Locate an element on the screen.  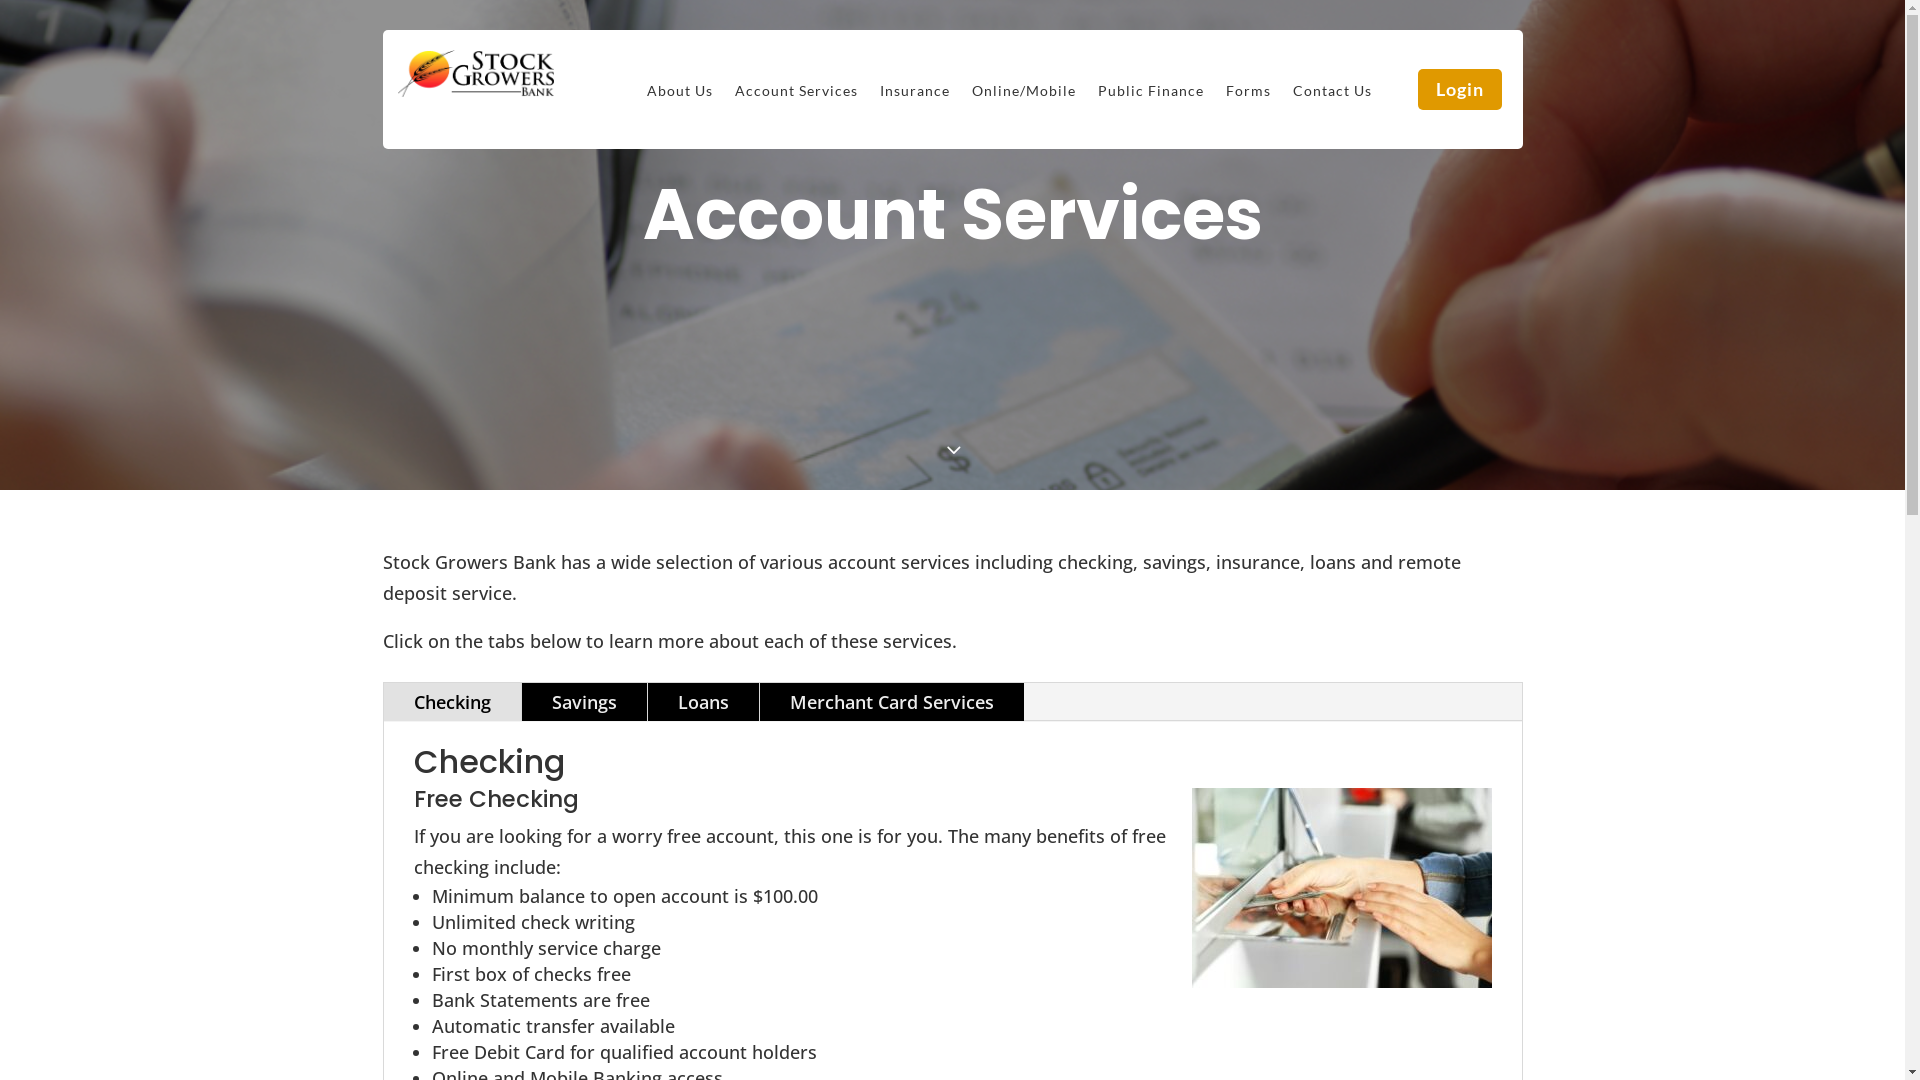
'3' is located at coordinates (950, 452).